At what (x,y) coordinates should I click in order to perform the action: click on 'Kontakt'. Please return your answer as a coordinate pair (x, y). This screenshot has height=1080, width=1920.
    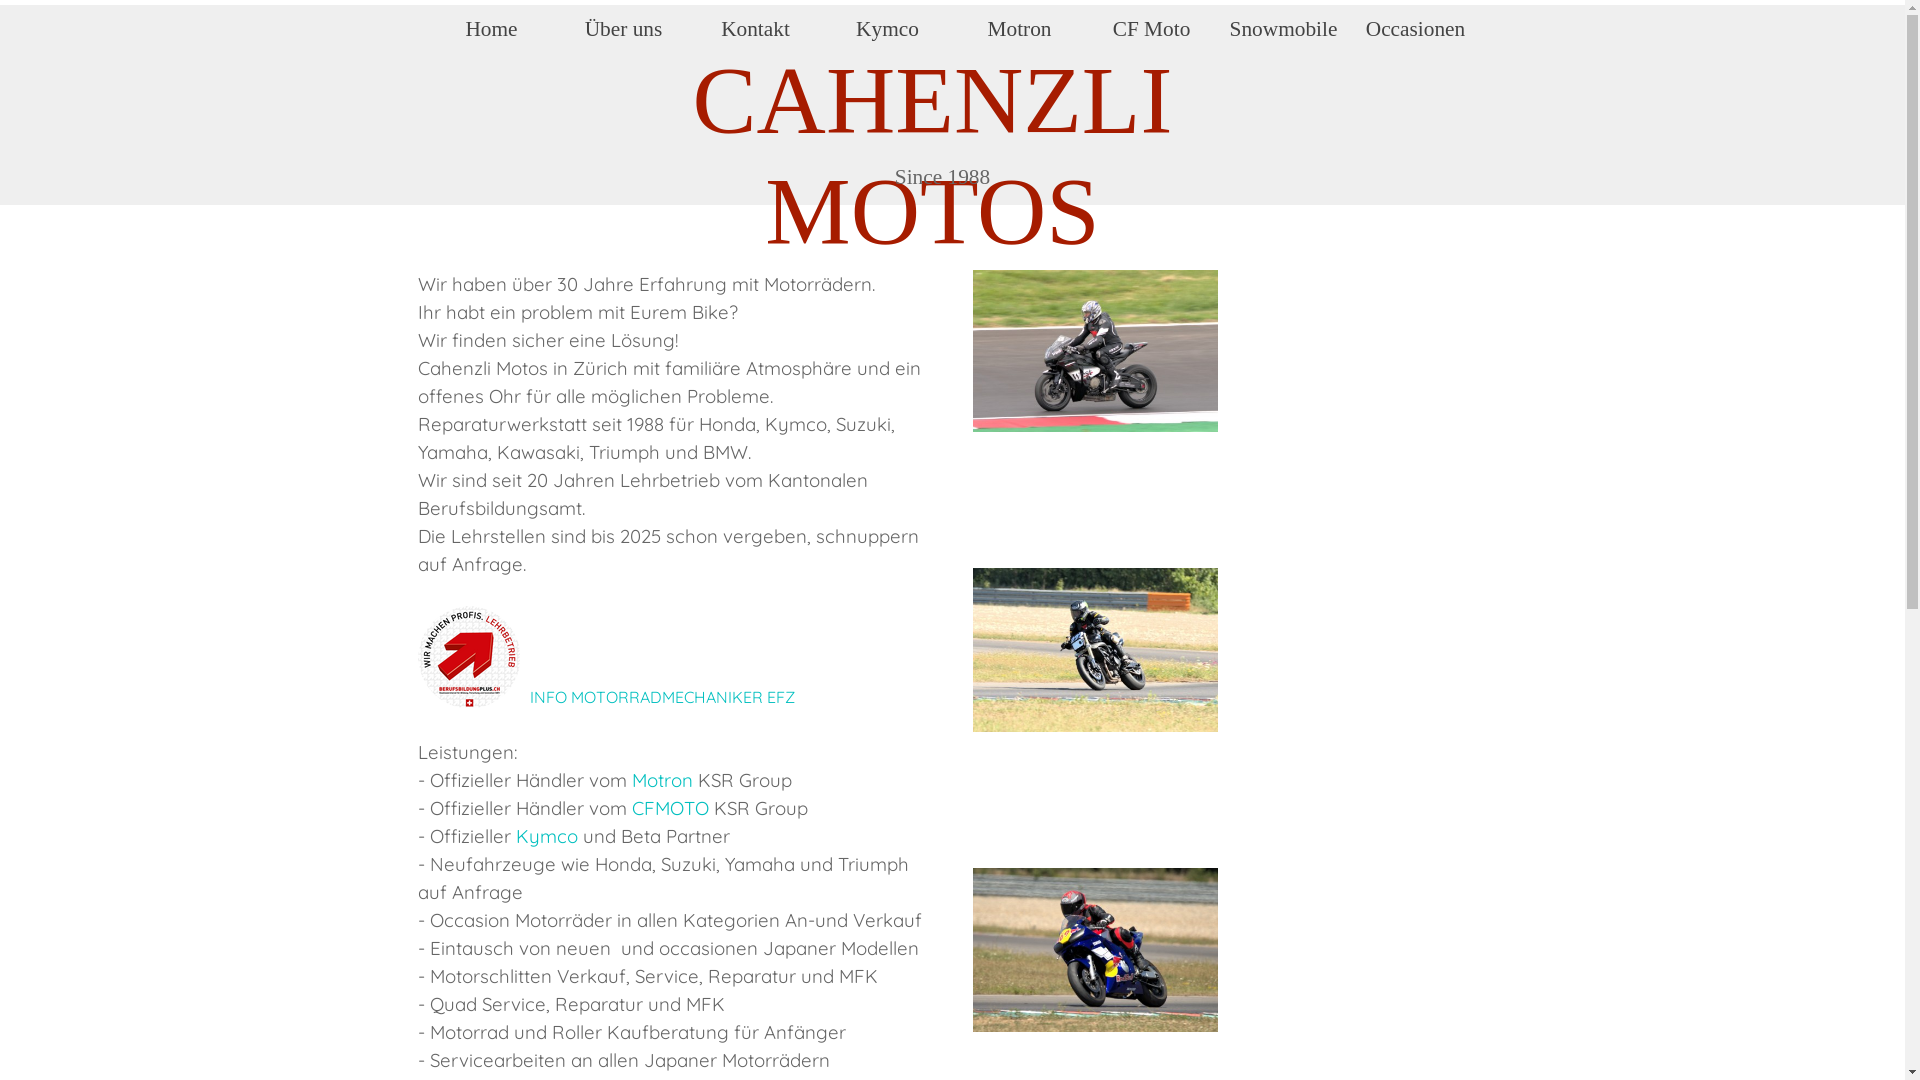
    Looking at the image, I should click on (696, 29).